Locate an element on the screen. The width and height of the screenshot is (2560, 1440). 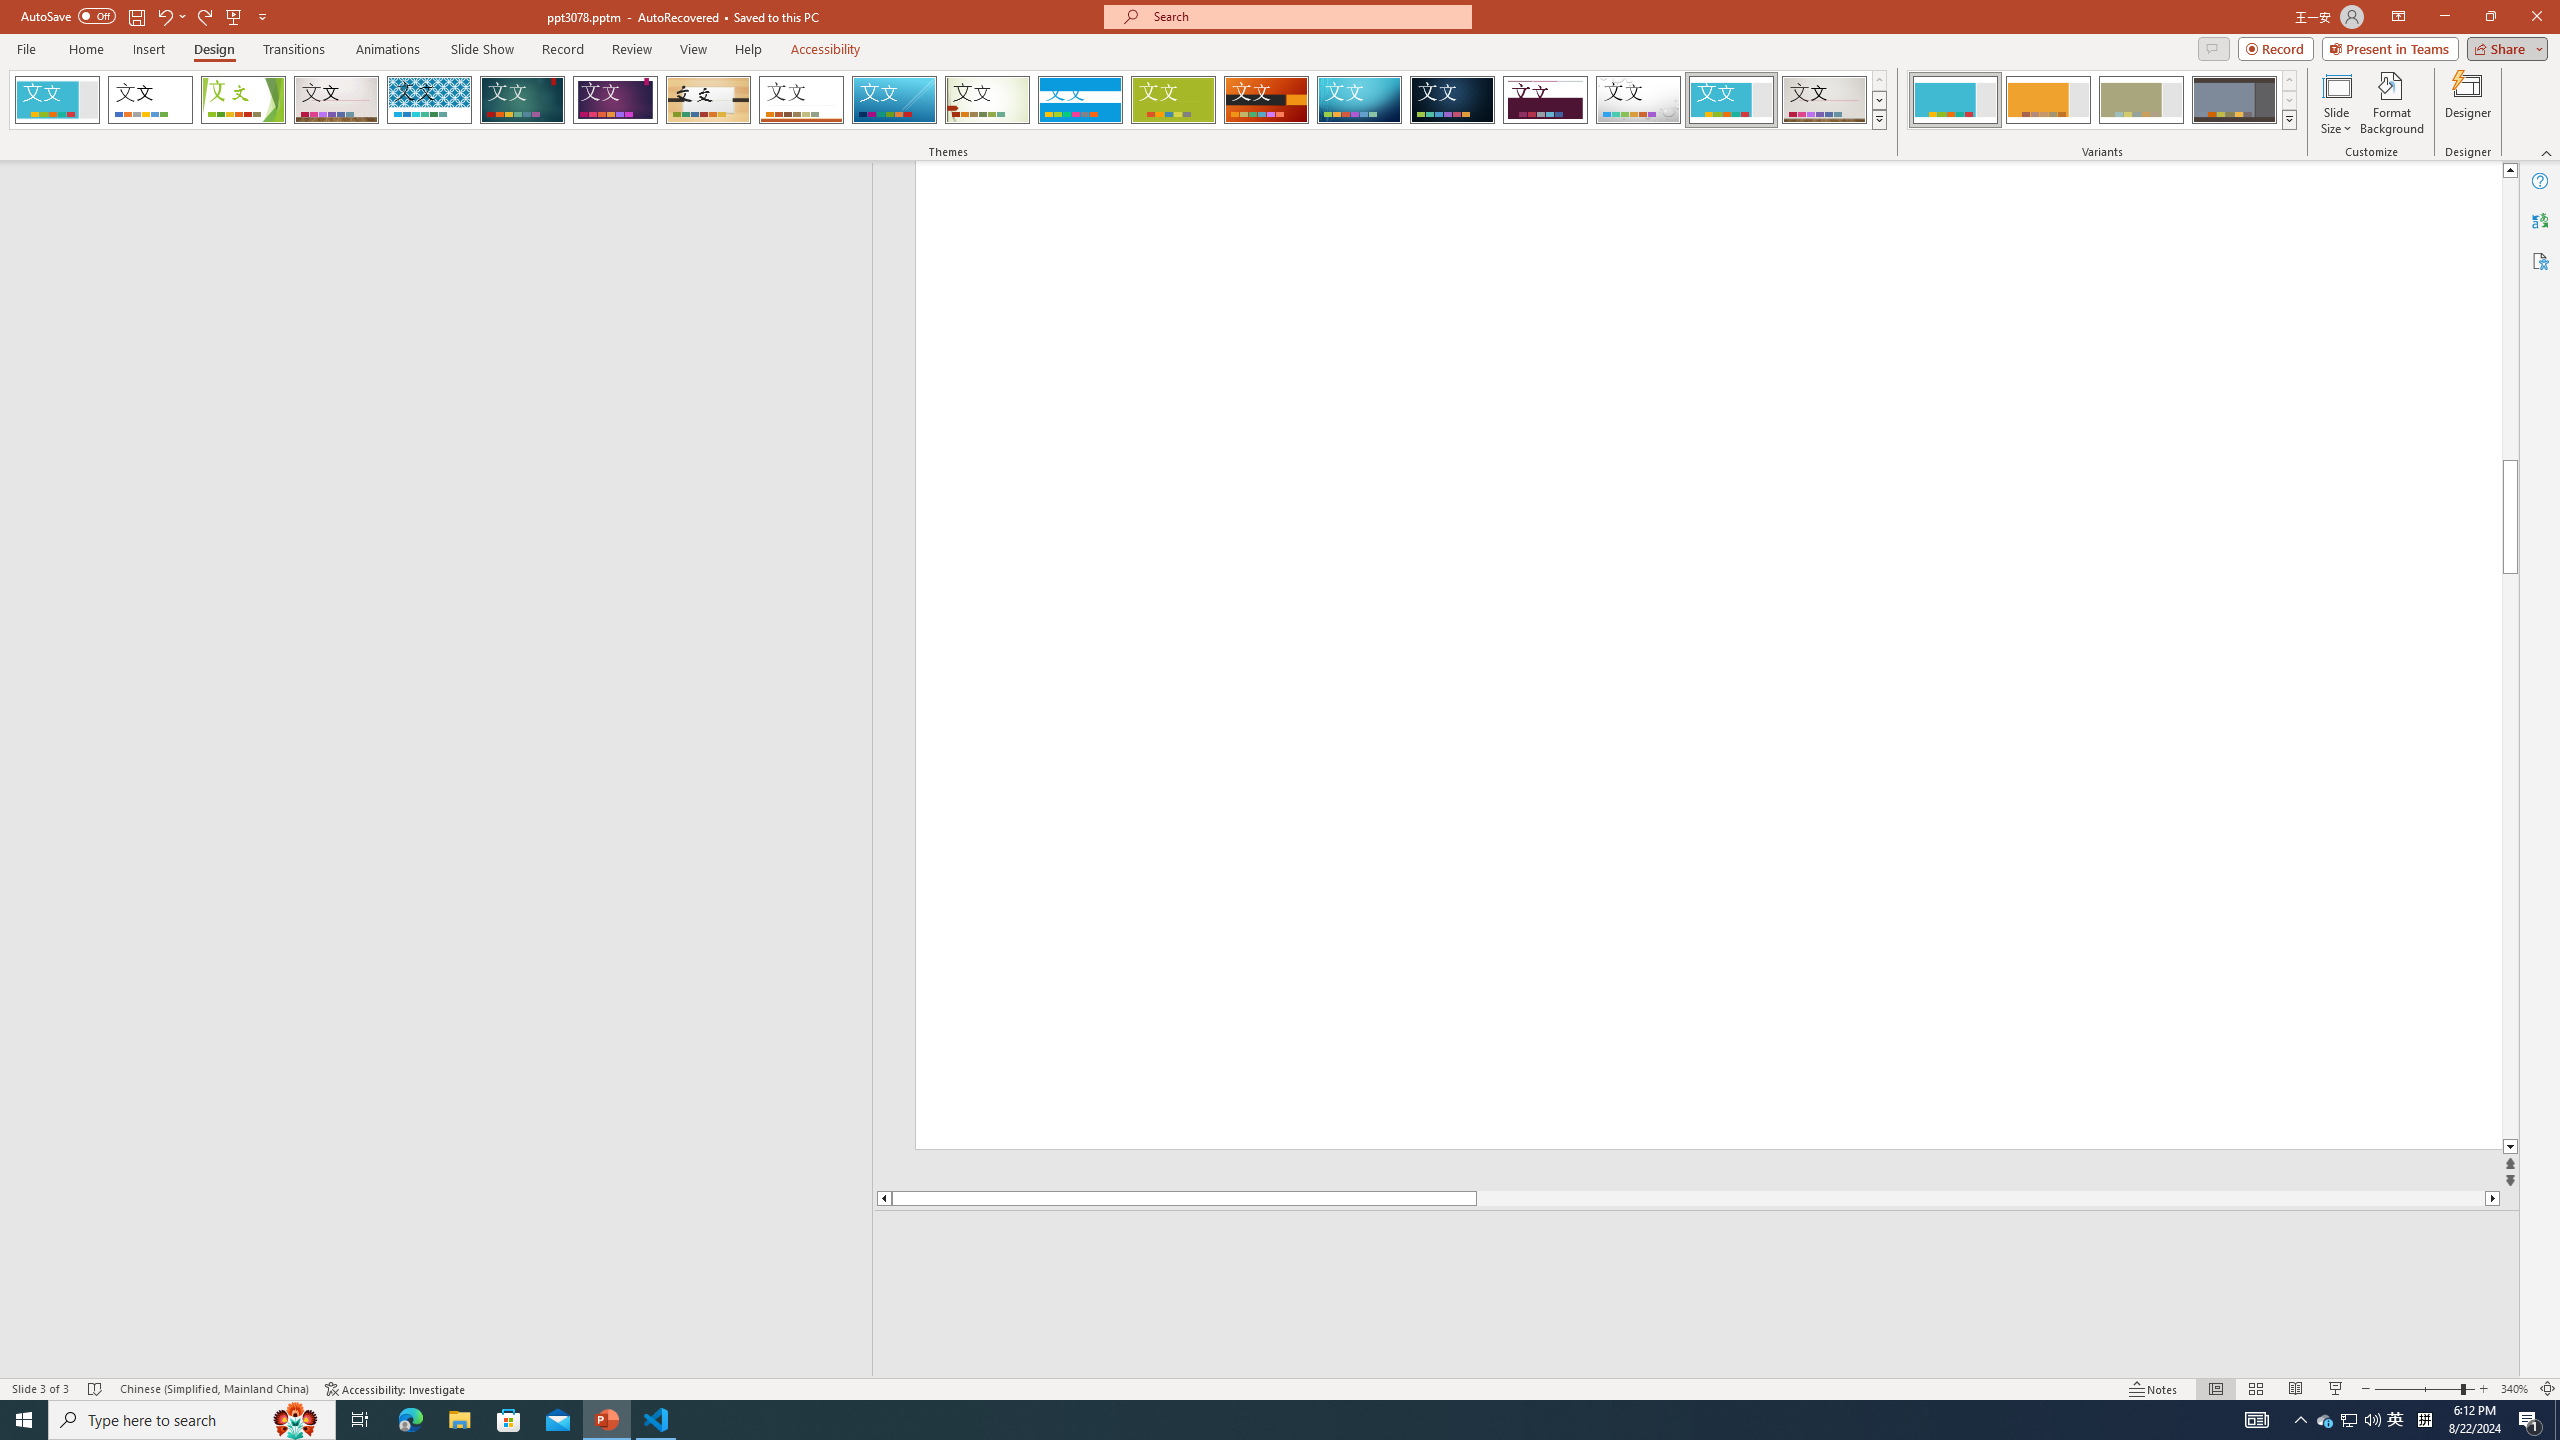
'Retrospect' is located at coordinates (800, 99).